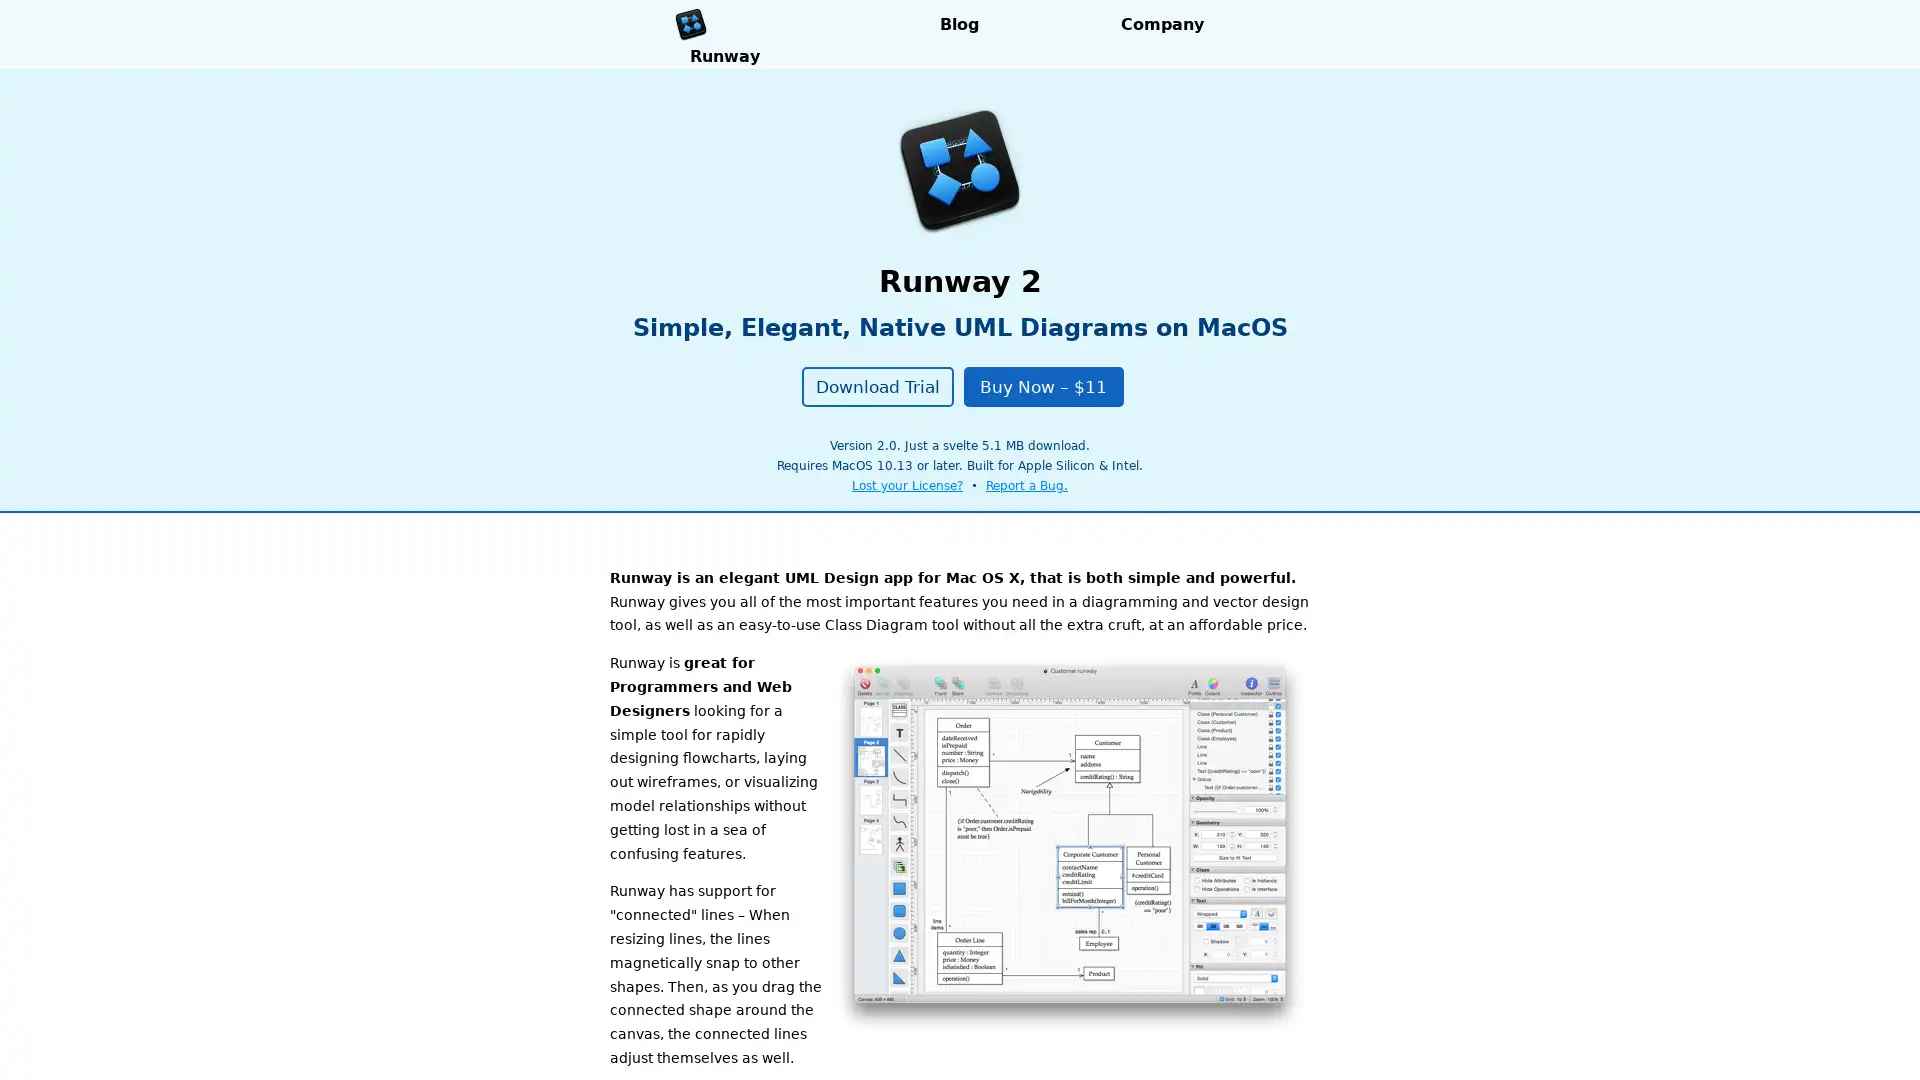 This screenshot has height=1080, width=1920. I want to click on Buy Now  $11, so click(1041, 385).